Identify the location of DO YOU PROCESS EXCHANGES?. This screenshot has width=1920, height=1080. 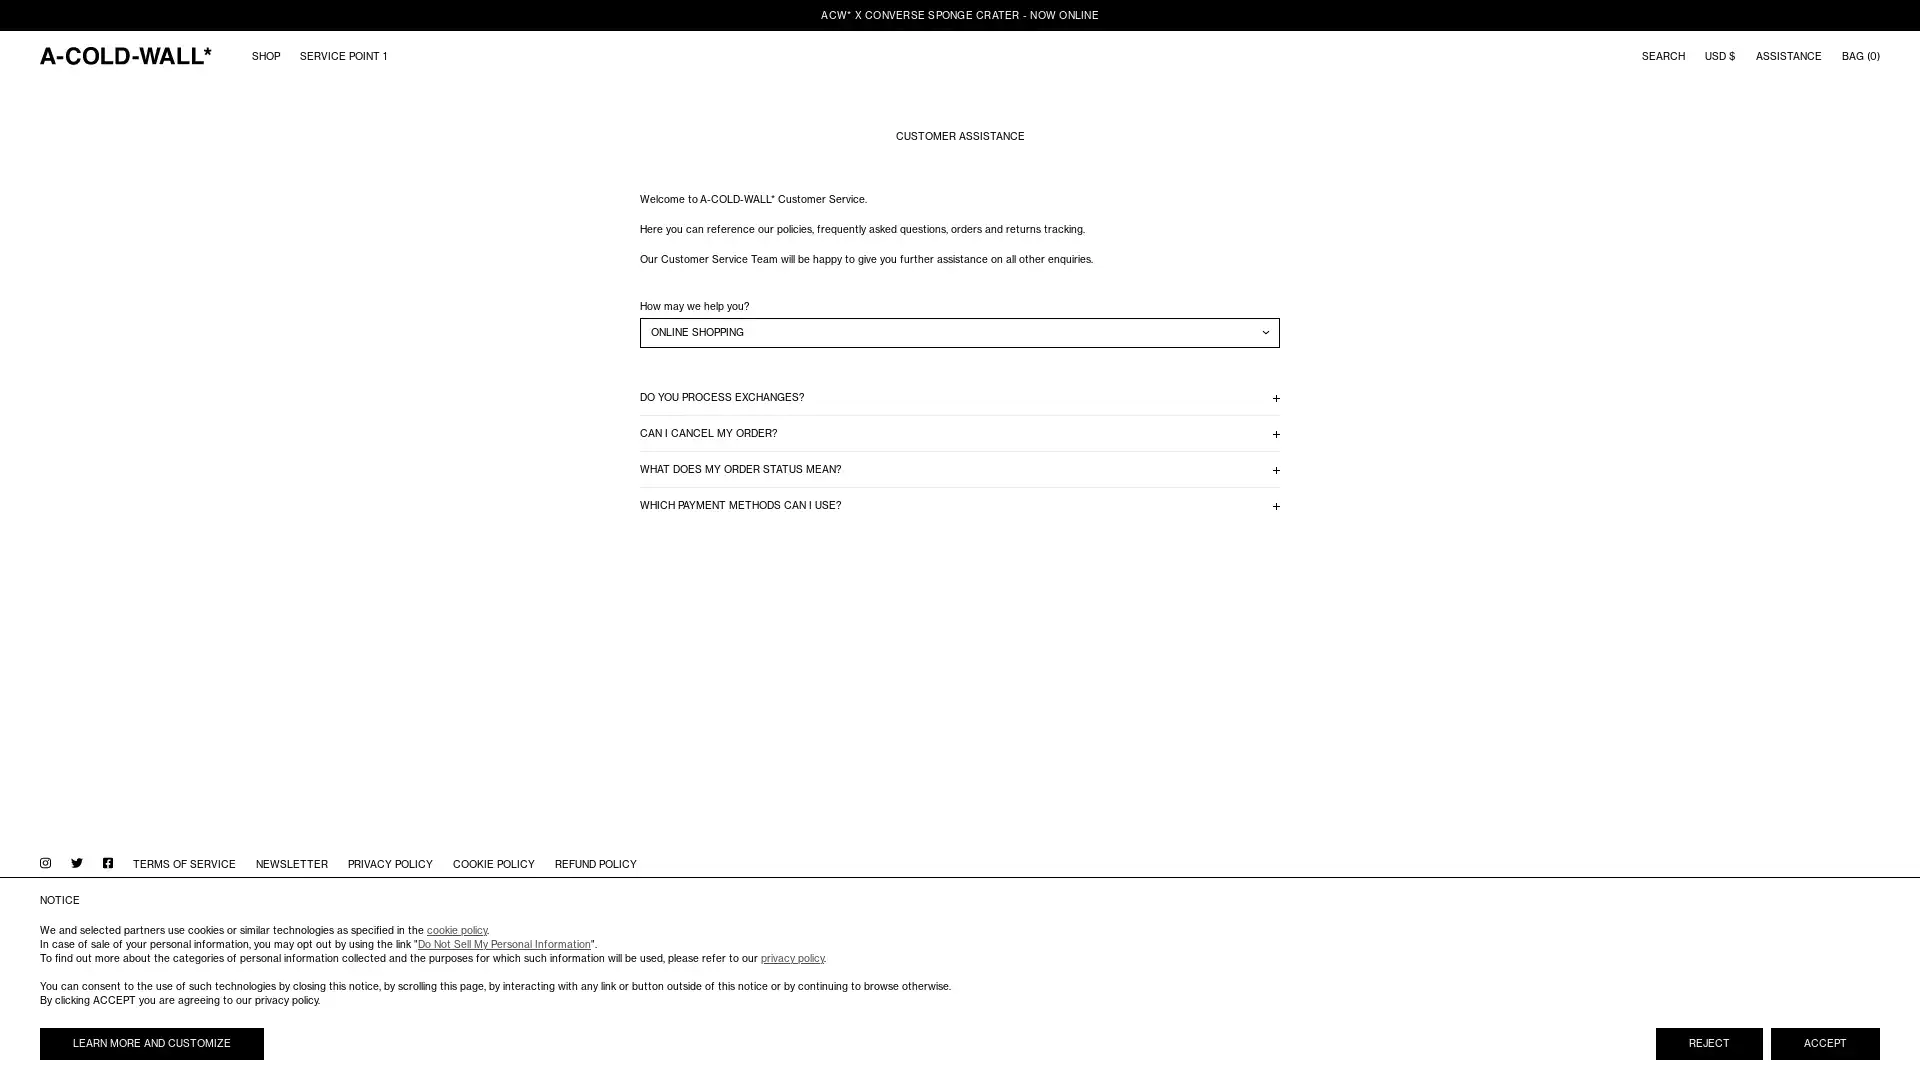
(960, 397).